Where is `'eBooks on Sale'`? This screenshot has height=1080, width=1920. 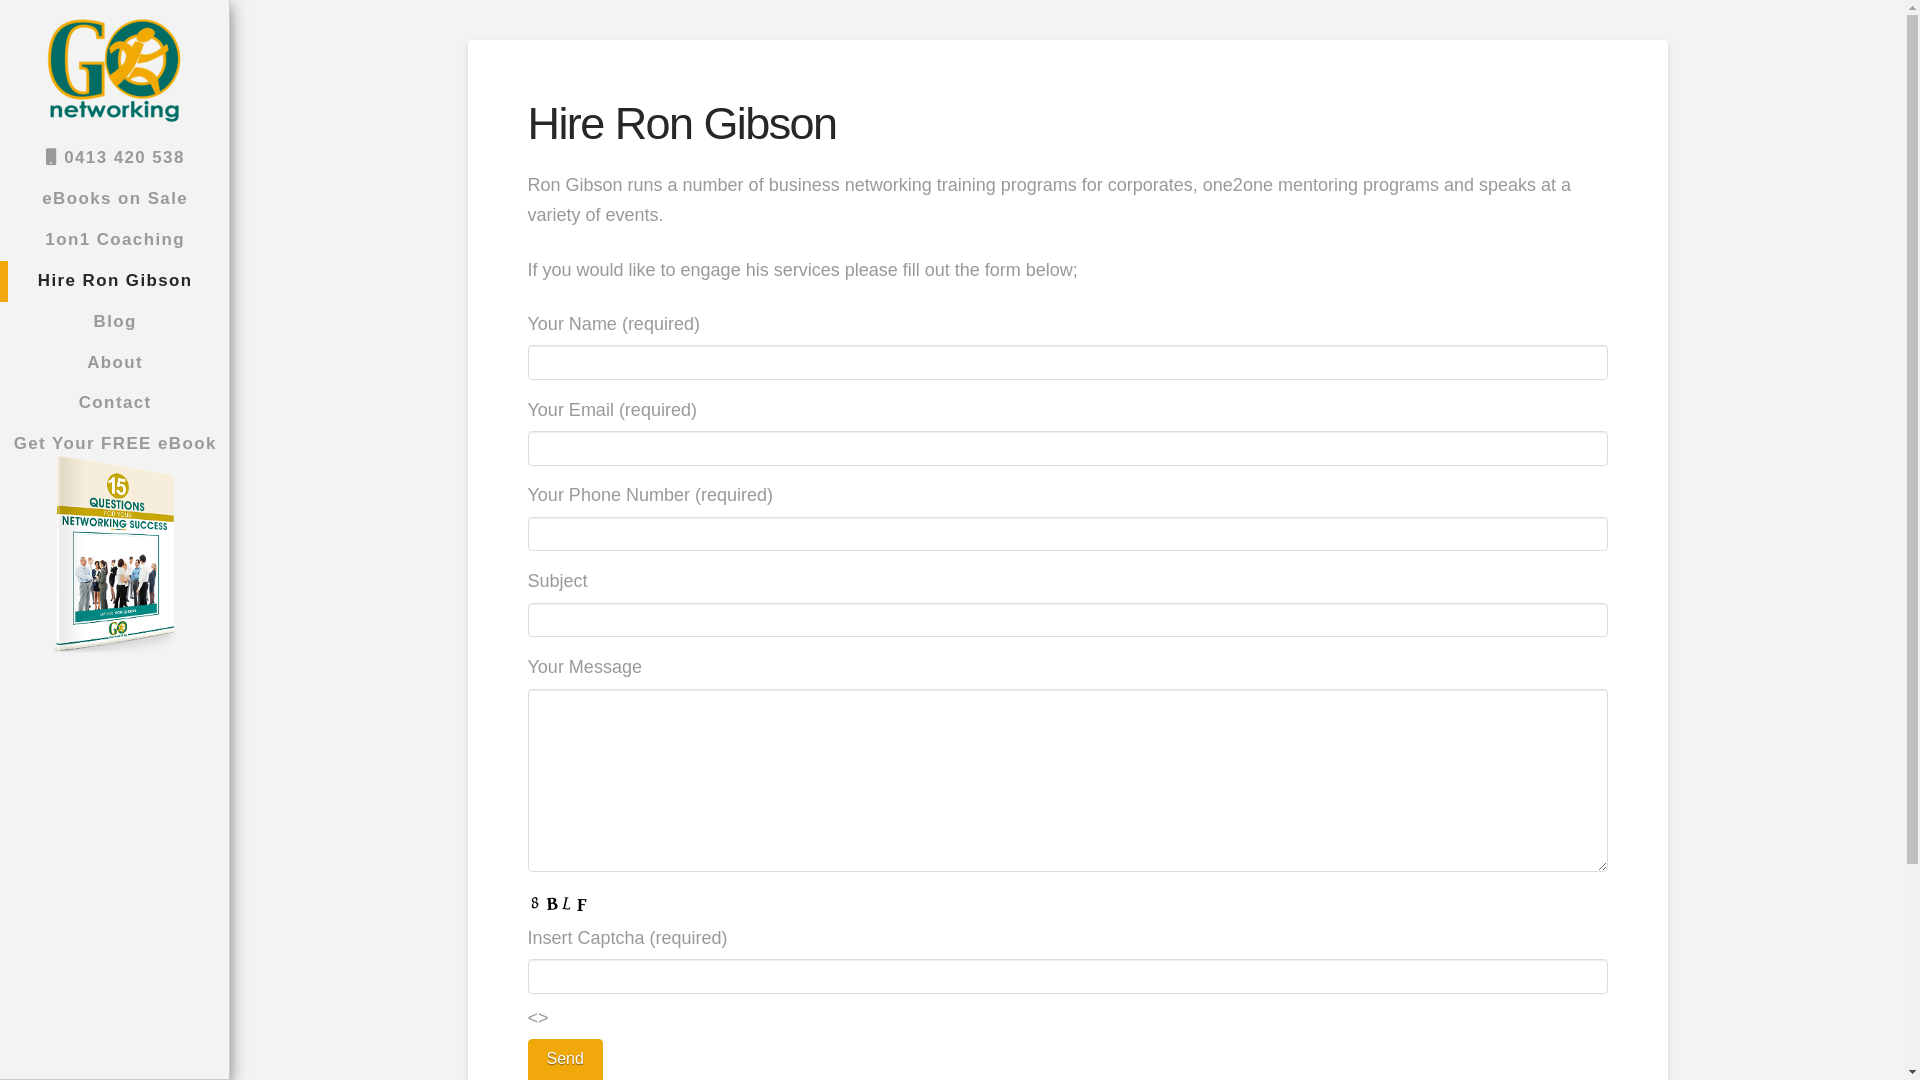
'eBooks on Sale' is located at coordinates (113, 199).